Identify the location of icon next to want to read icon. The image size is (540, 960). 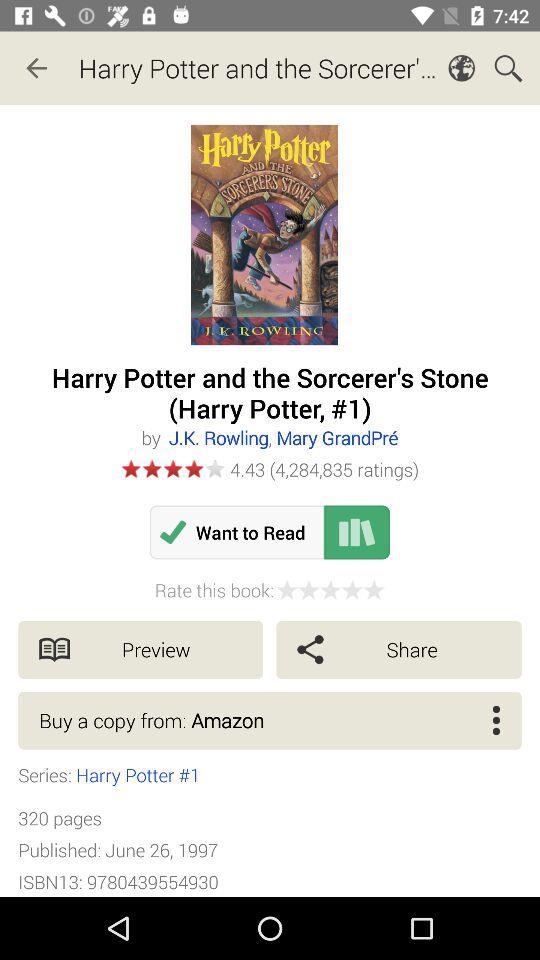
(356, 531).